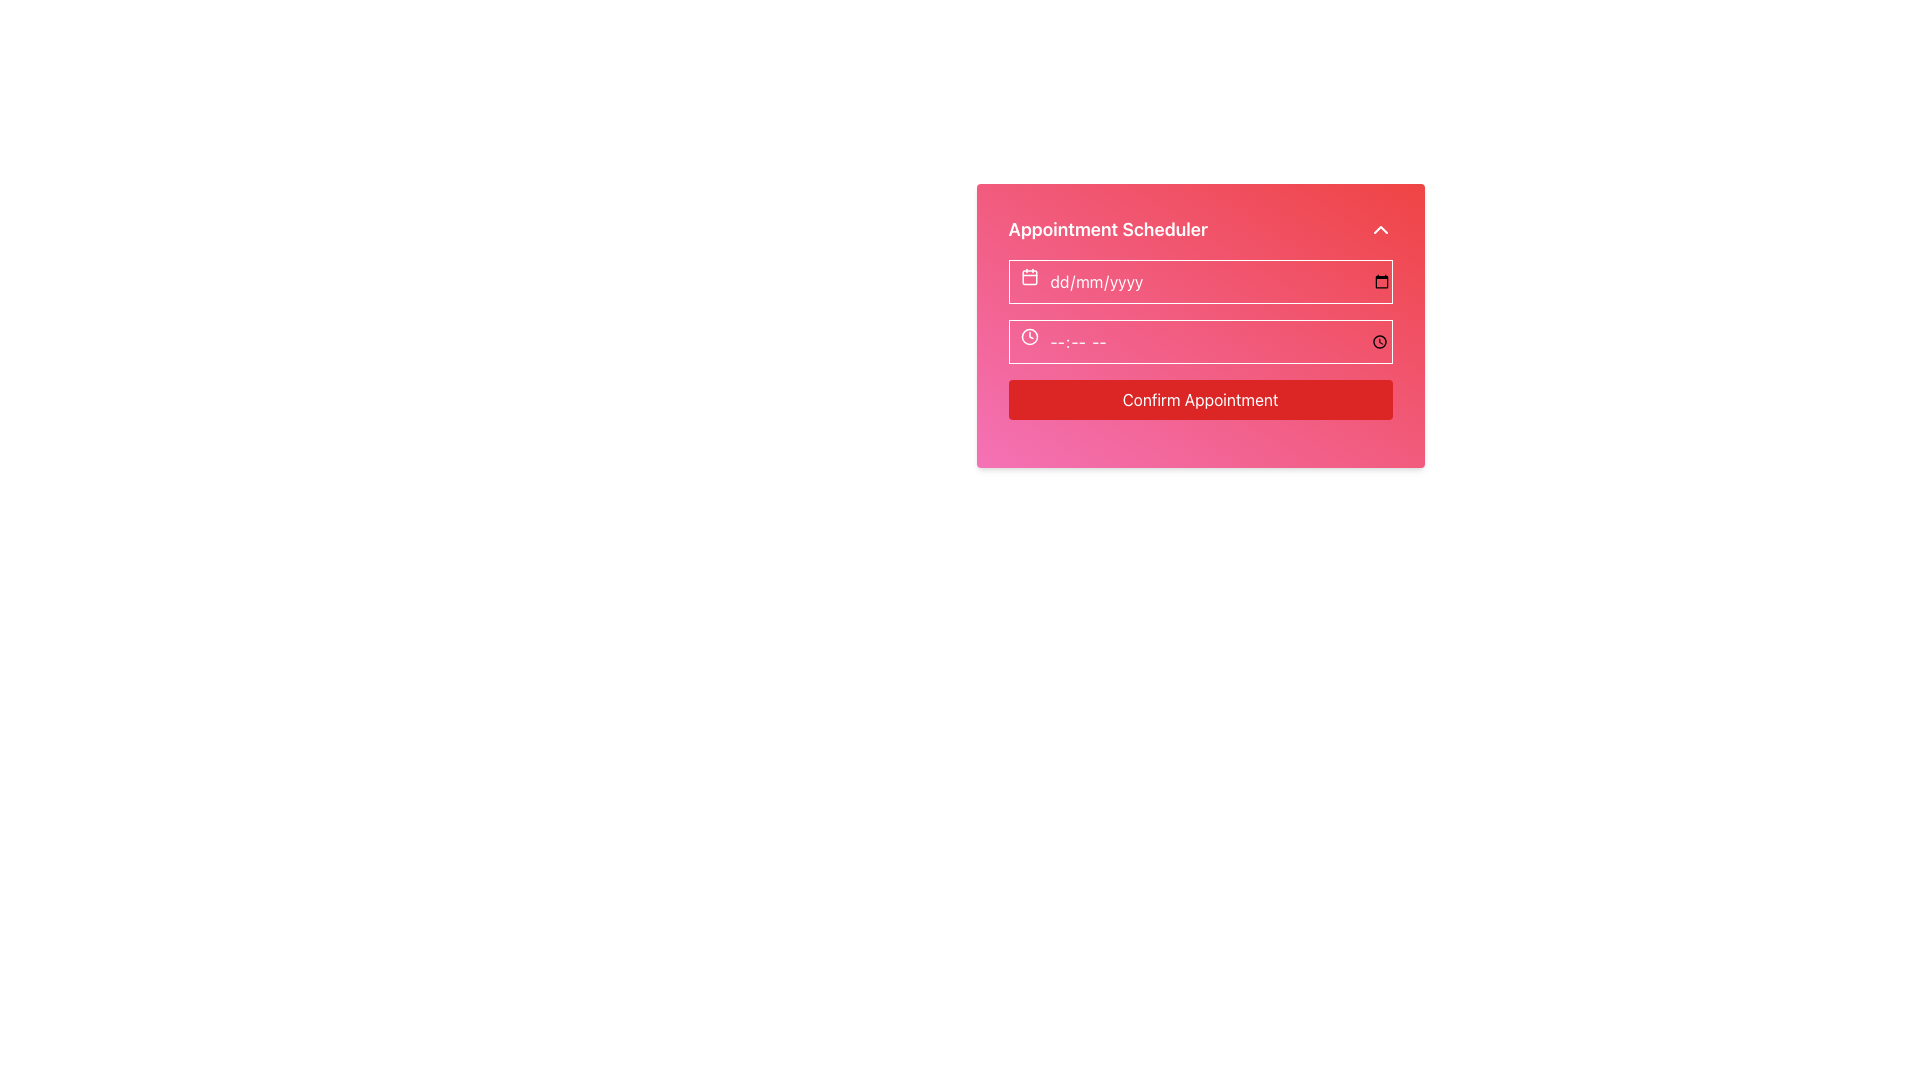  I want to click on the confirmation button in the Appointment Scheduler section, so click(1200, 400).